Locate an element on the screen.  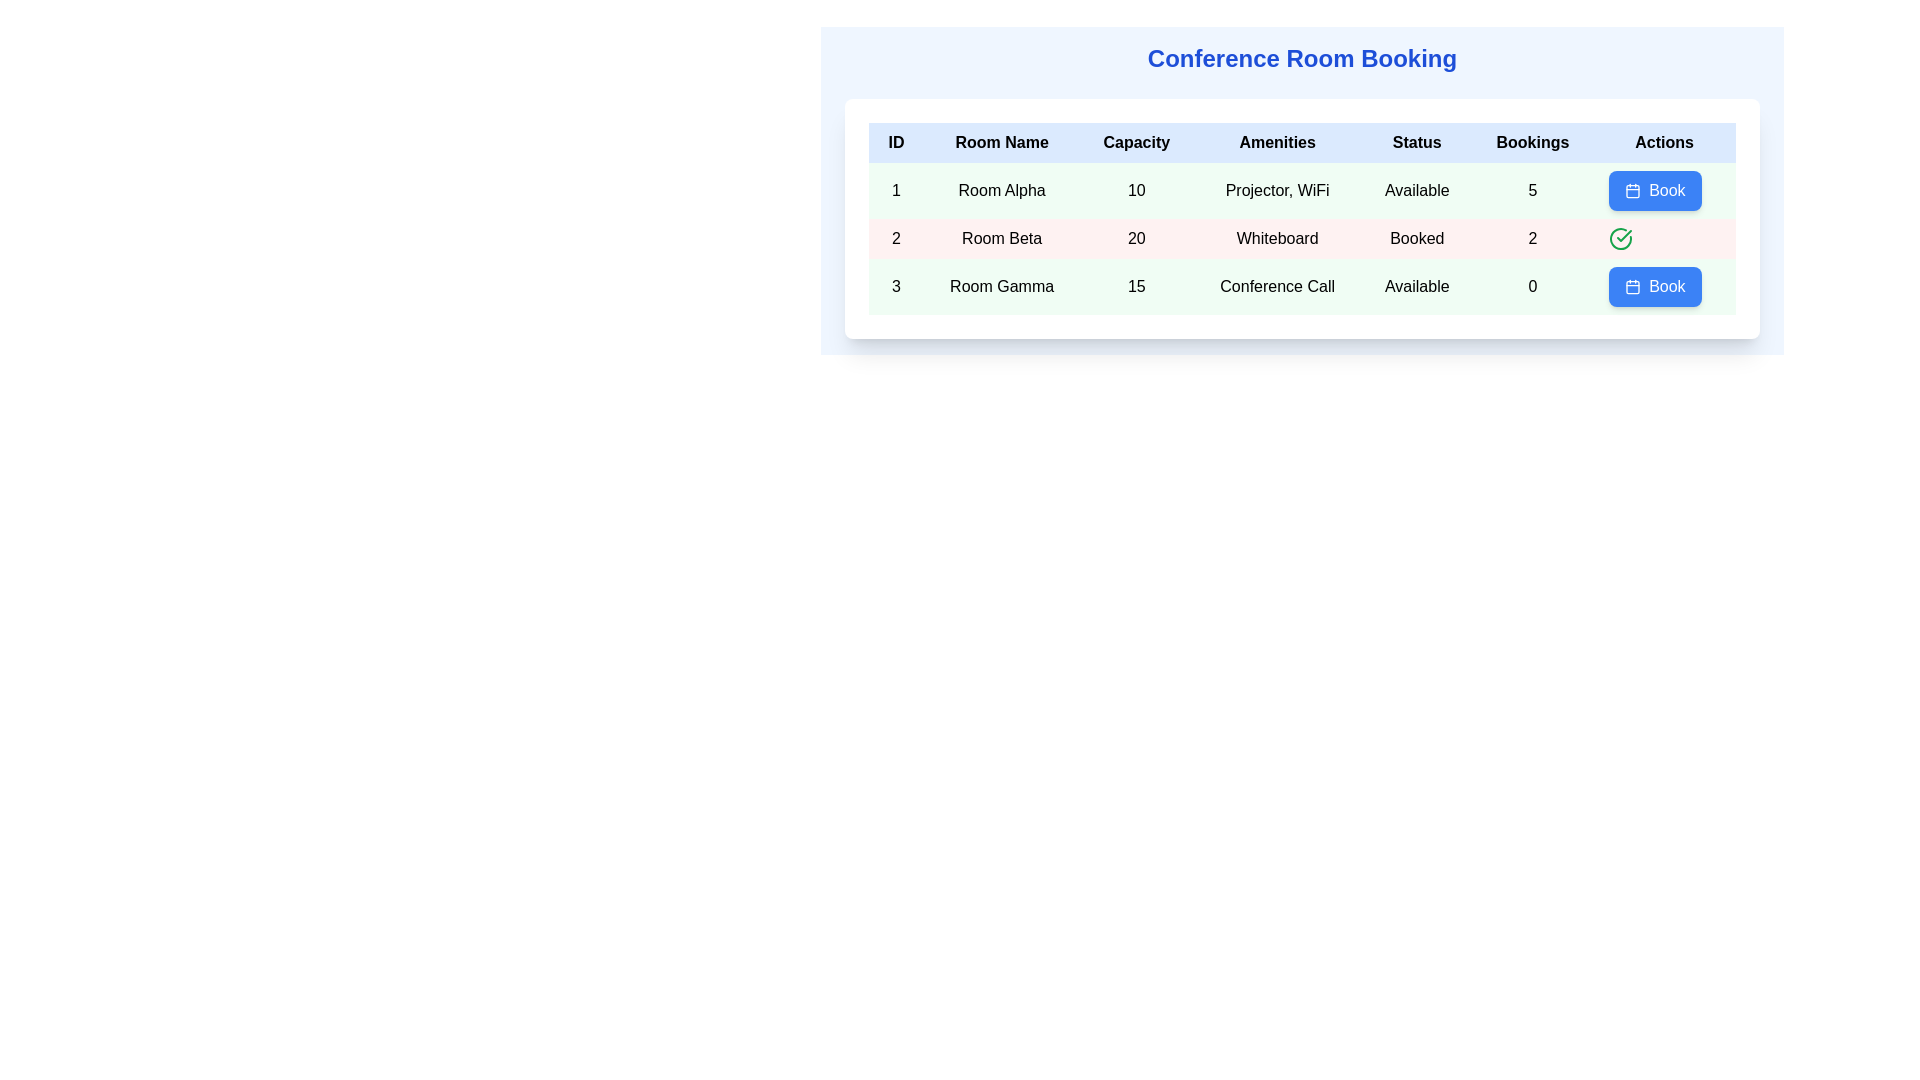
the numeral '2' text label with a centered alignment in a light red background, located in the second row under the 'ID' column of the table is located at coordinates (895, 238).